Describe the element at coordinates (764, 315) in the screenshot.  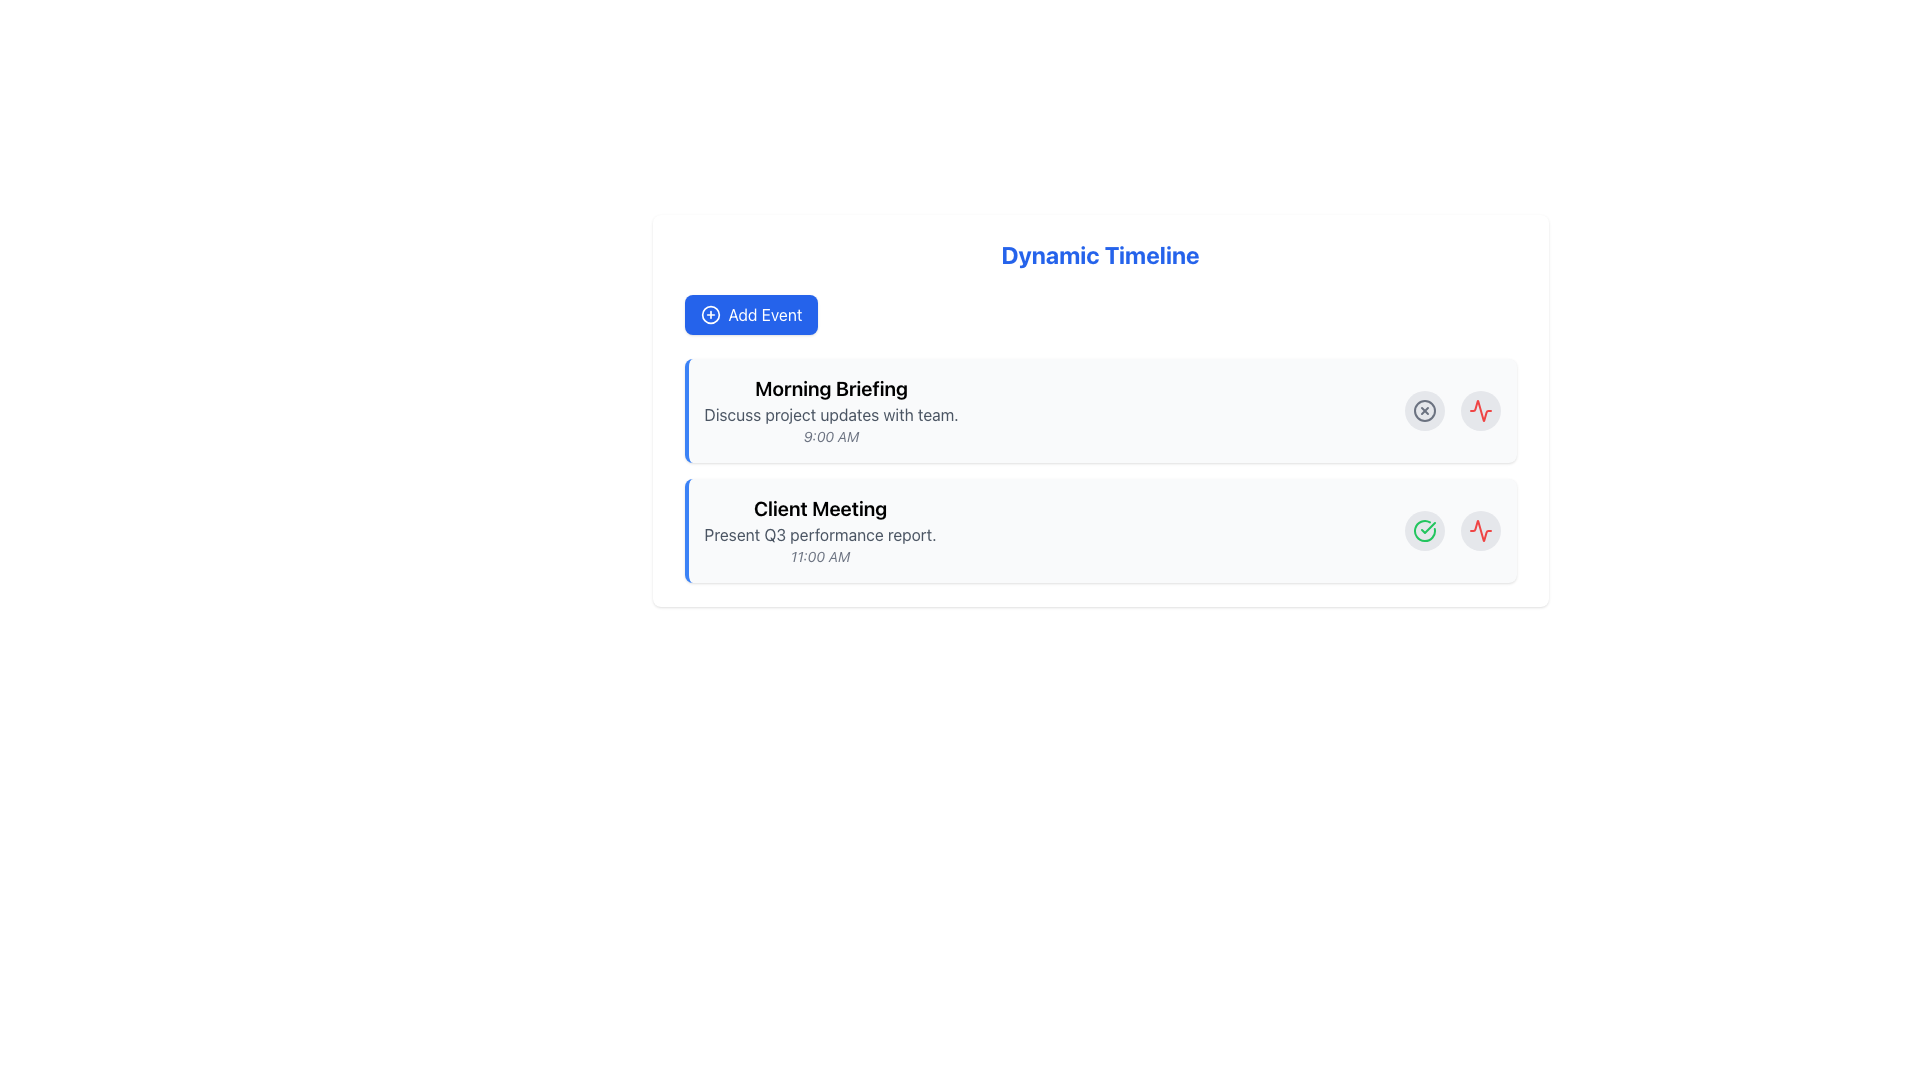
I see `text displayed in the 'Add Event' button, which is styled in white font on a blue background` at that location.